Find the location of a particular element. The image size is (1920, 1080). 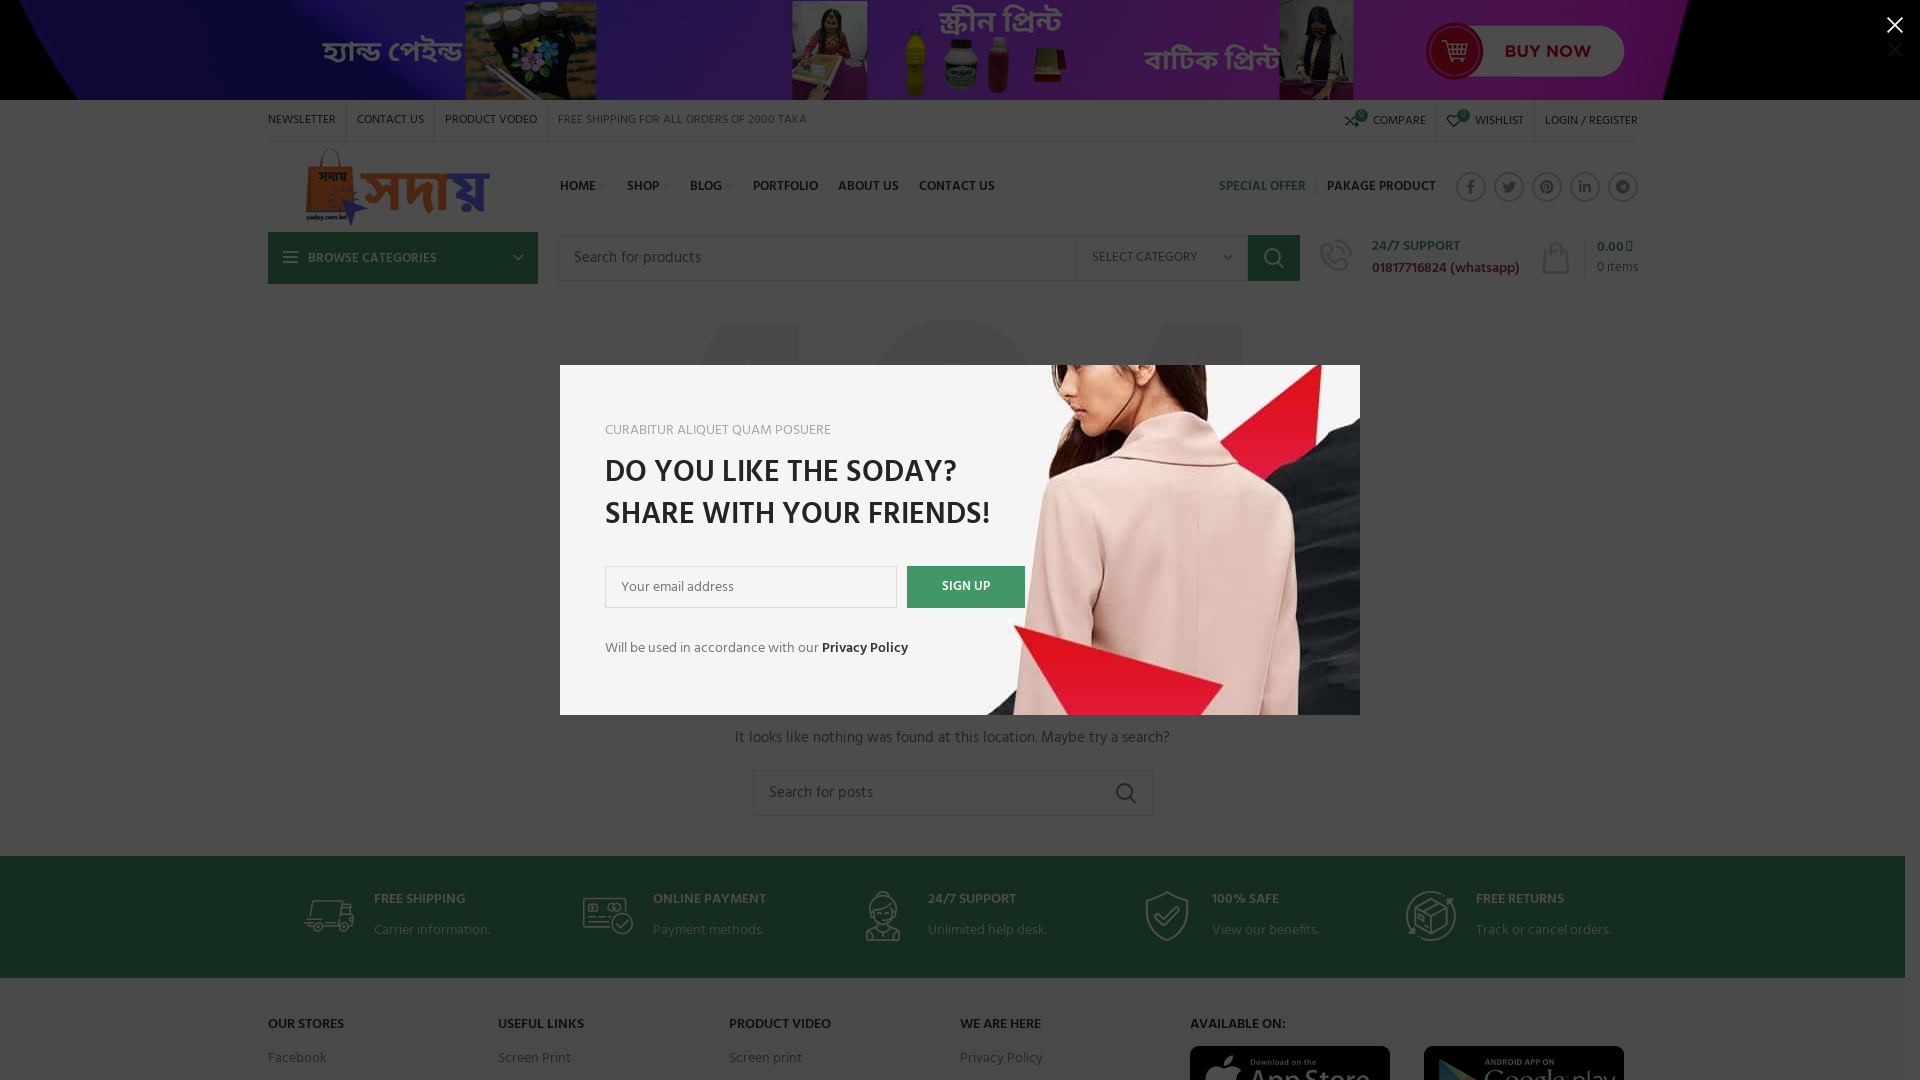

'ABOUT US' is located at coordinates (868, 186).